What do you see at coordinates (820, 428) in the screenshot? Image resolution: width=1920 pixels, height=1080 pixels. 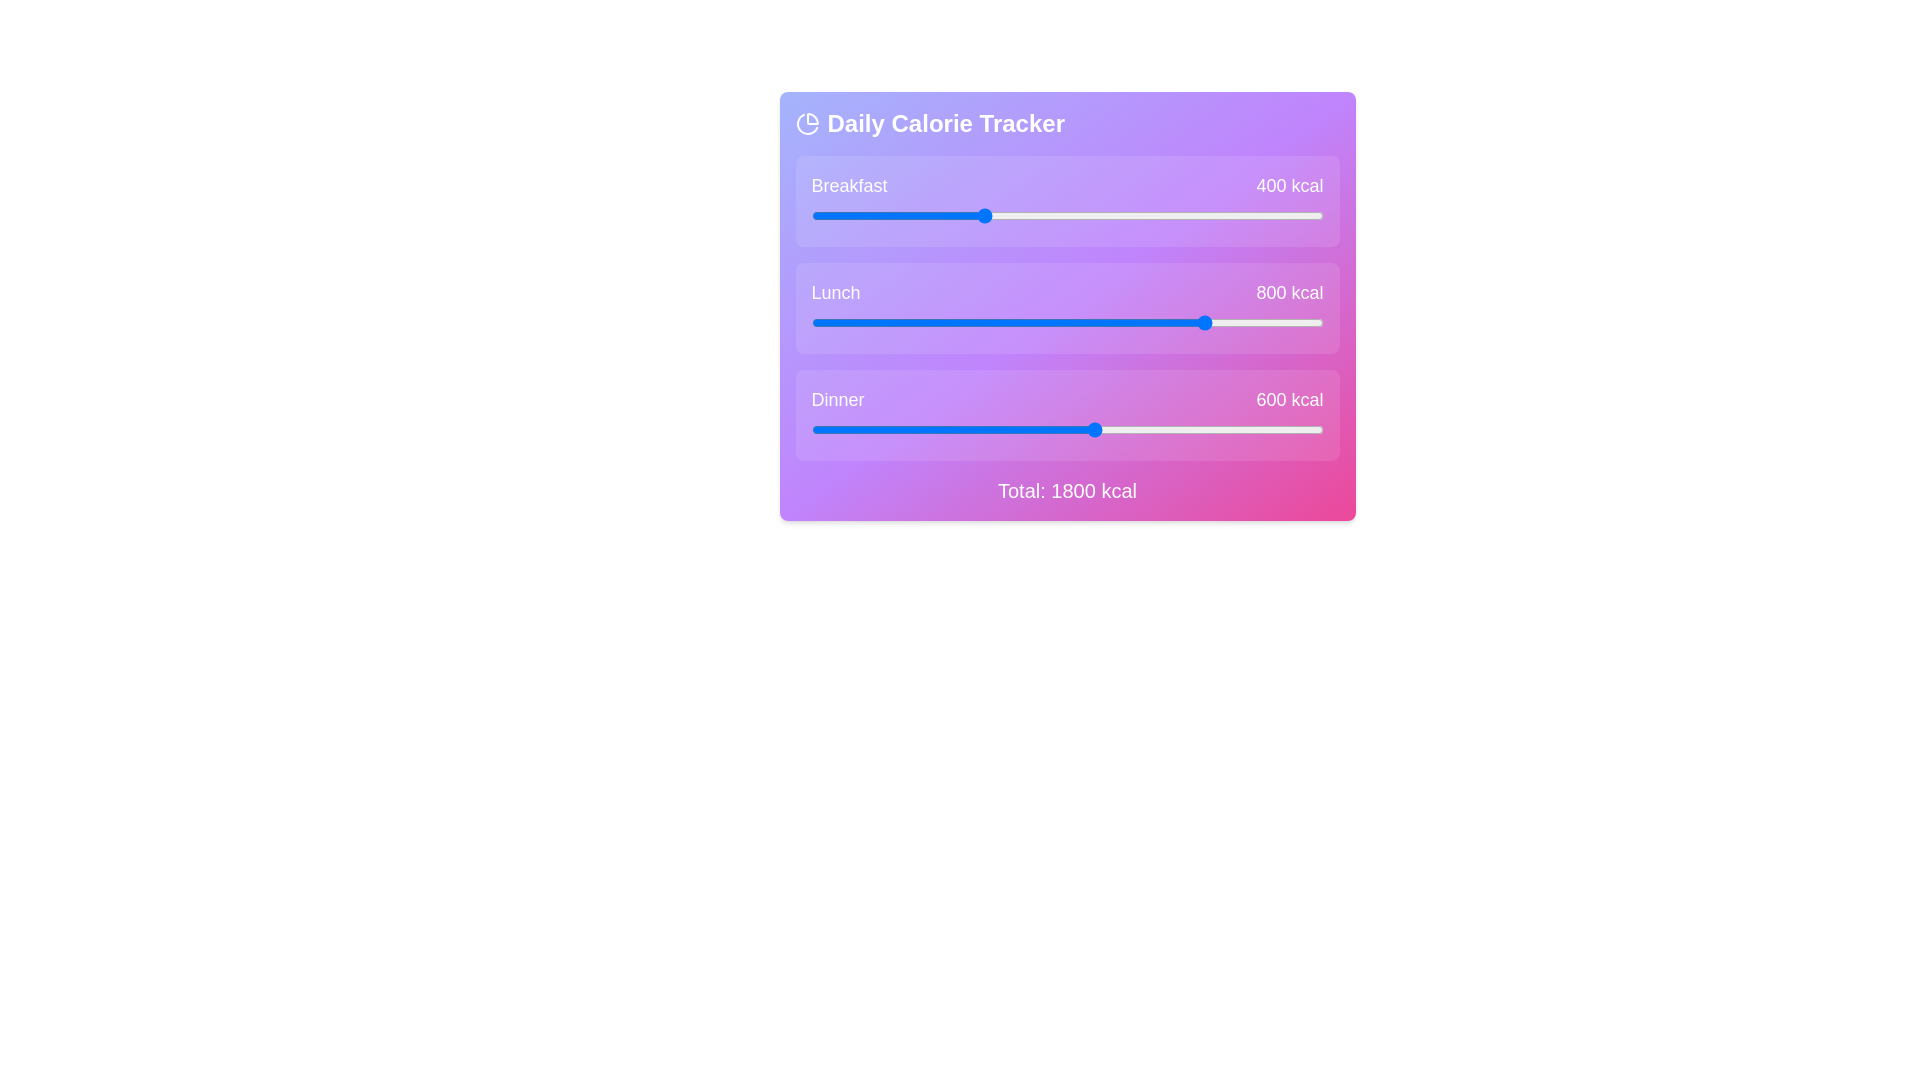 I see `the dinner calorie slider` at bounding box center [820, 428].